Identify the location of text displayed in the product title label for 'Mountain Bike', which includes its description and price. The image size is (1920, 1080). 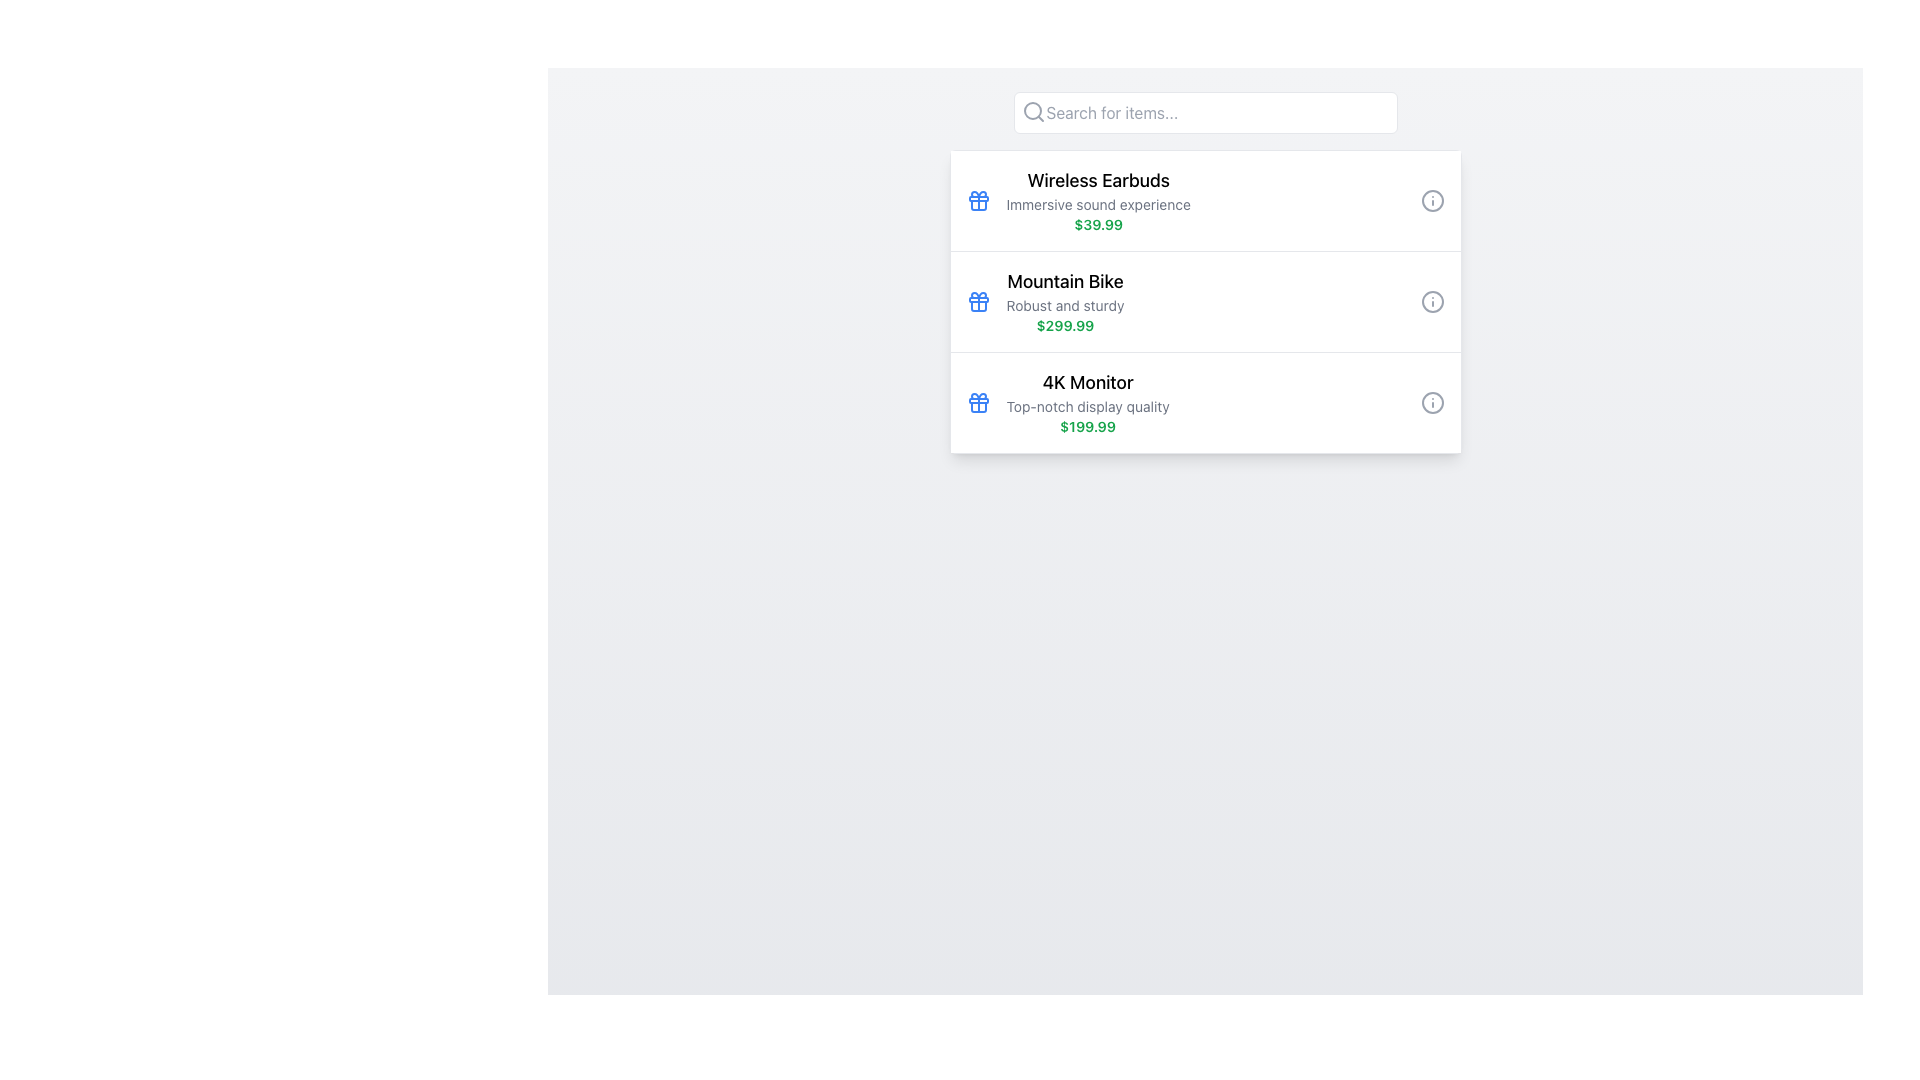
(1064, 301).